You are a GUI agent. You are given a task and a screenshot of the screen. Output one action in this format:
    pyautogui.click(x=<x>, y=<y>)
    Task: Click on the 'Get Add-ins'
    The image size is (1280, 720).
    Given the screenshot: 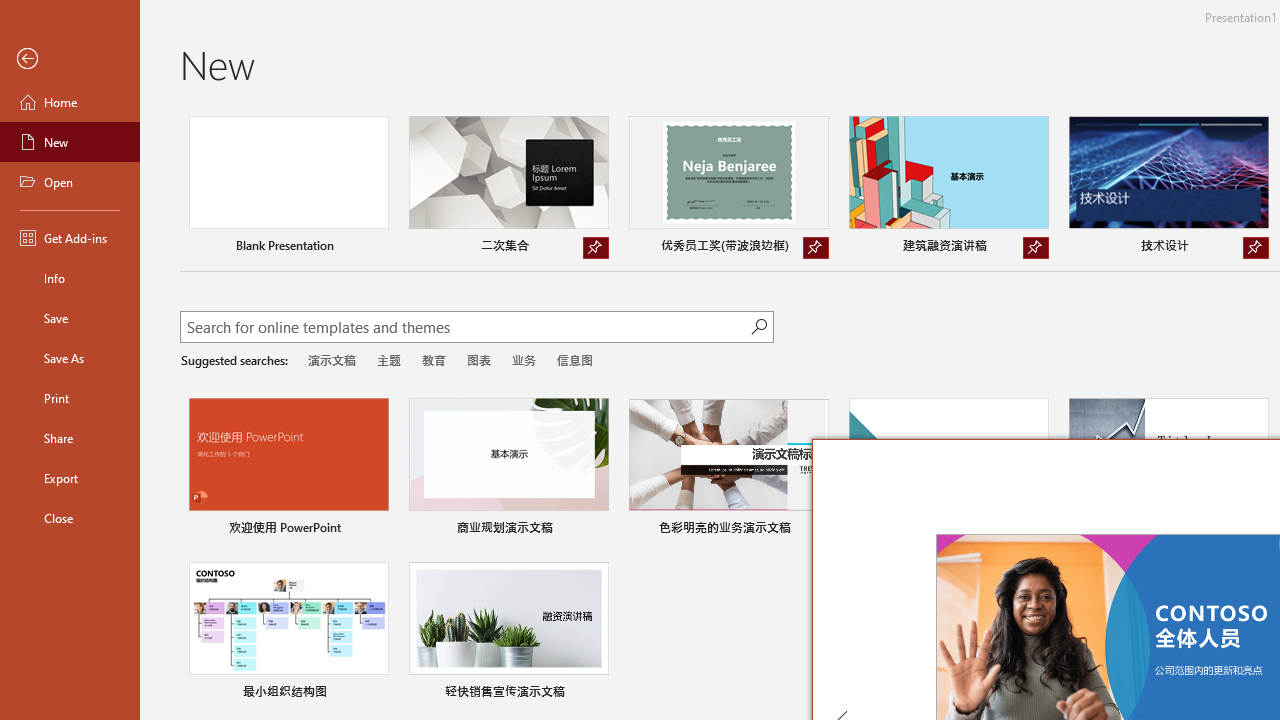 What is the action you would take?
    pyautogui.click(x=69, y=236)
    